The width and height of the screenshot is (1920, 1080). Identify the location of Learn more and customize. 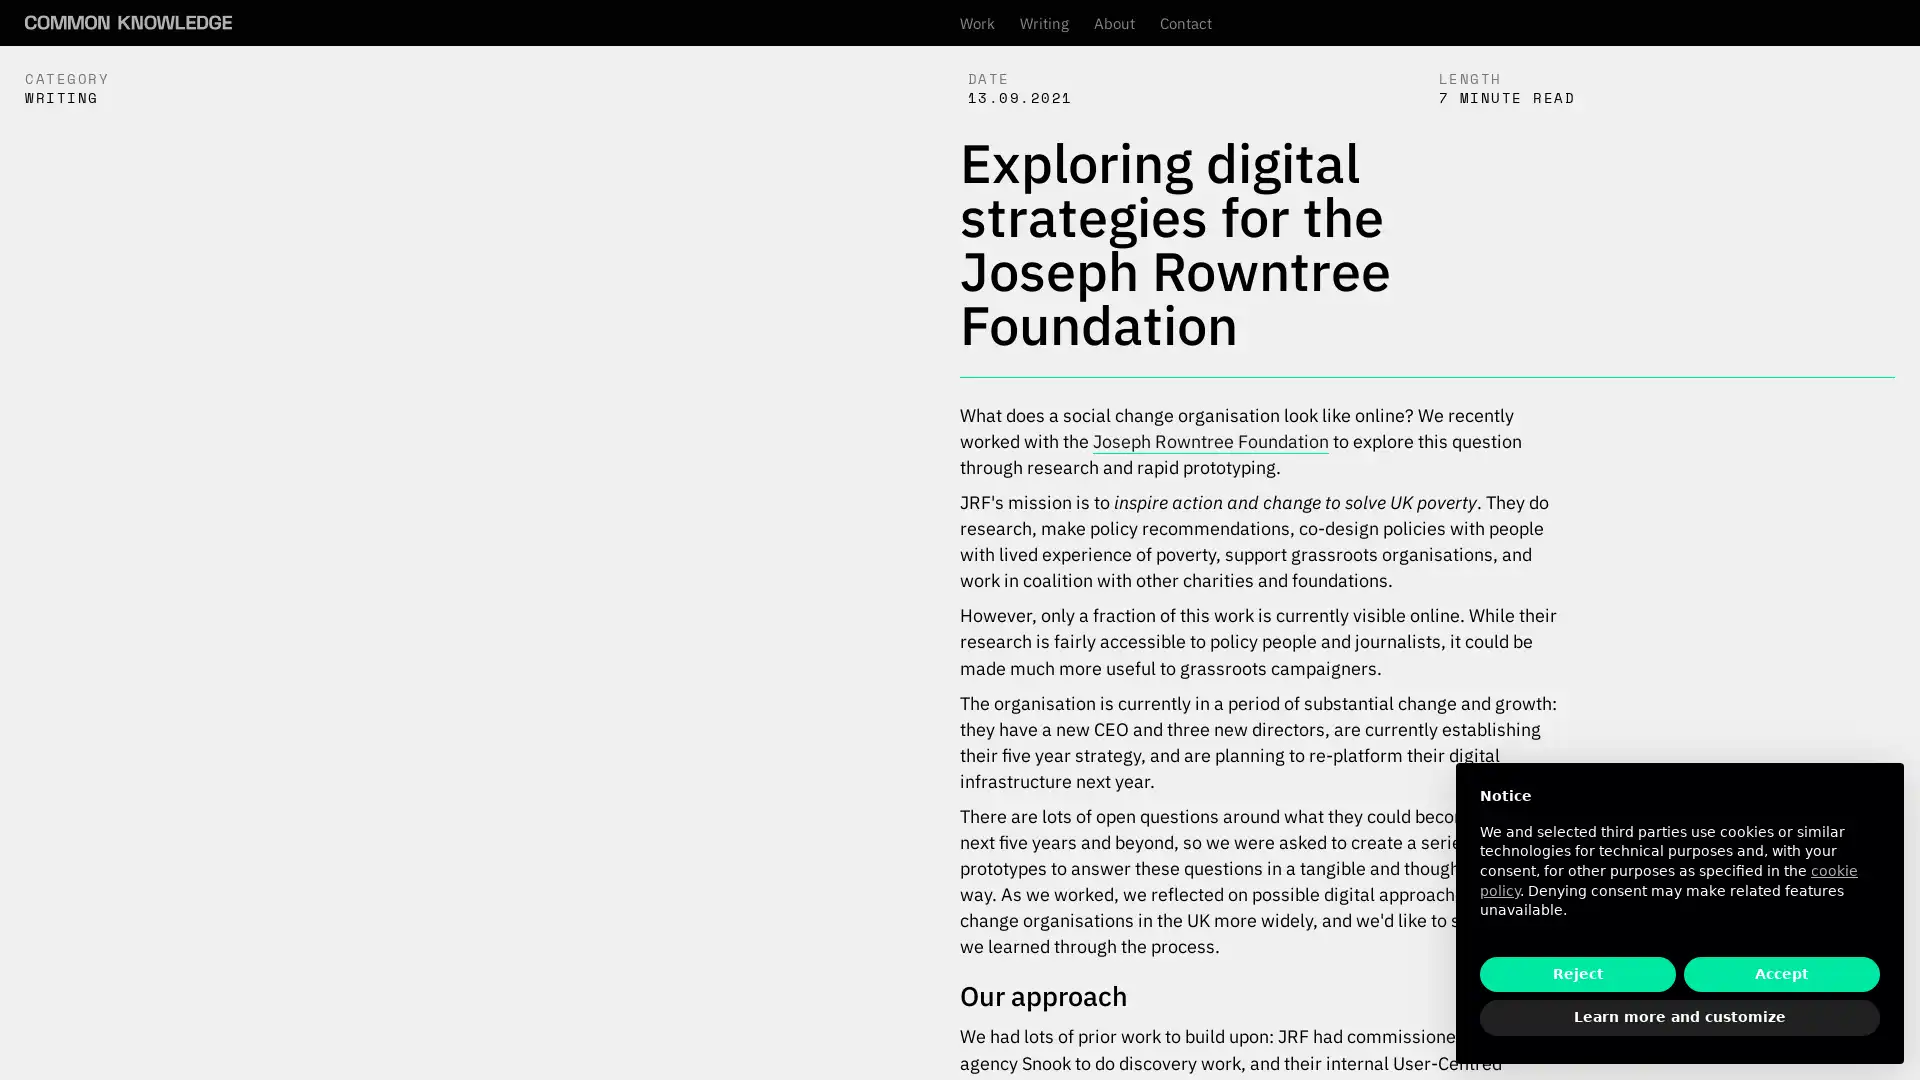
(1680, 1018).